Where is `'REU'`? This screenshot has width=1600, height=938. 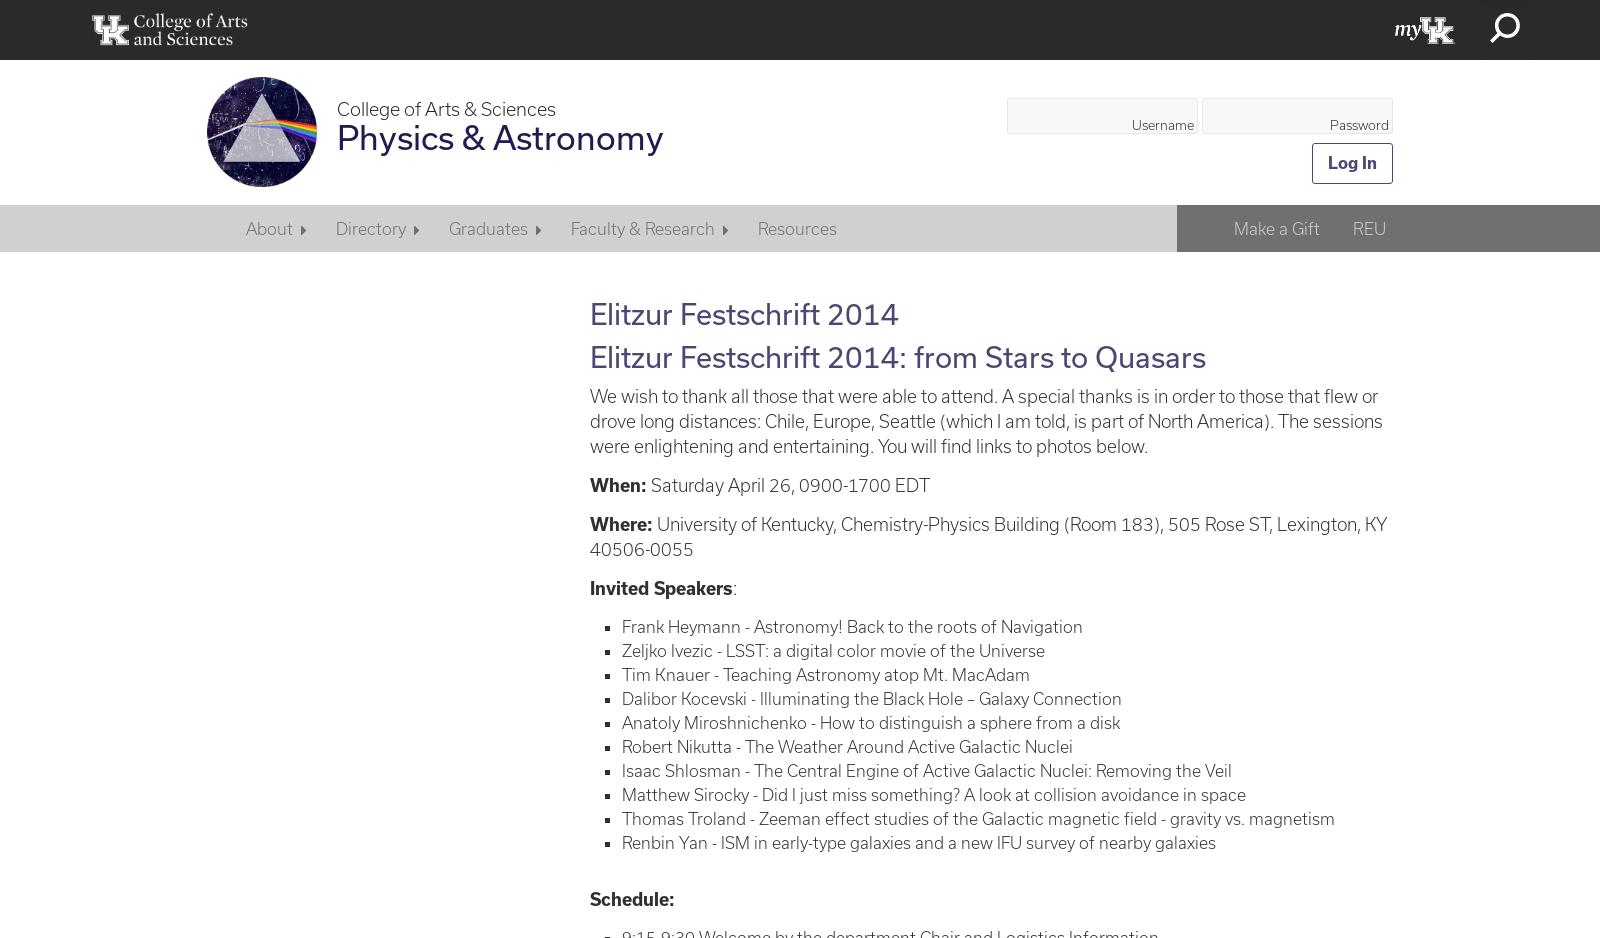
'REU' is located at coordinates (1367, 227).